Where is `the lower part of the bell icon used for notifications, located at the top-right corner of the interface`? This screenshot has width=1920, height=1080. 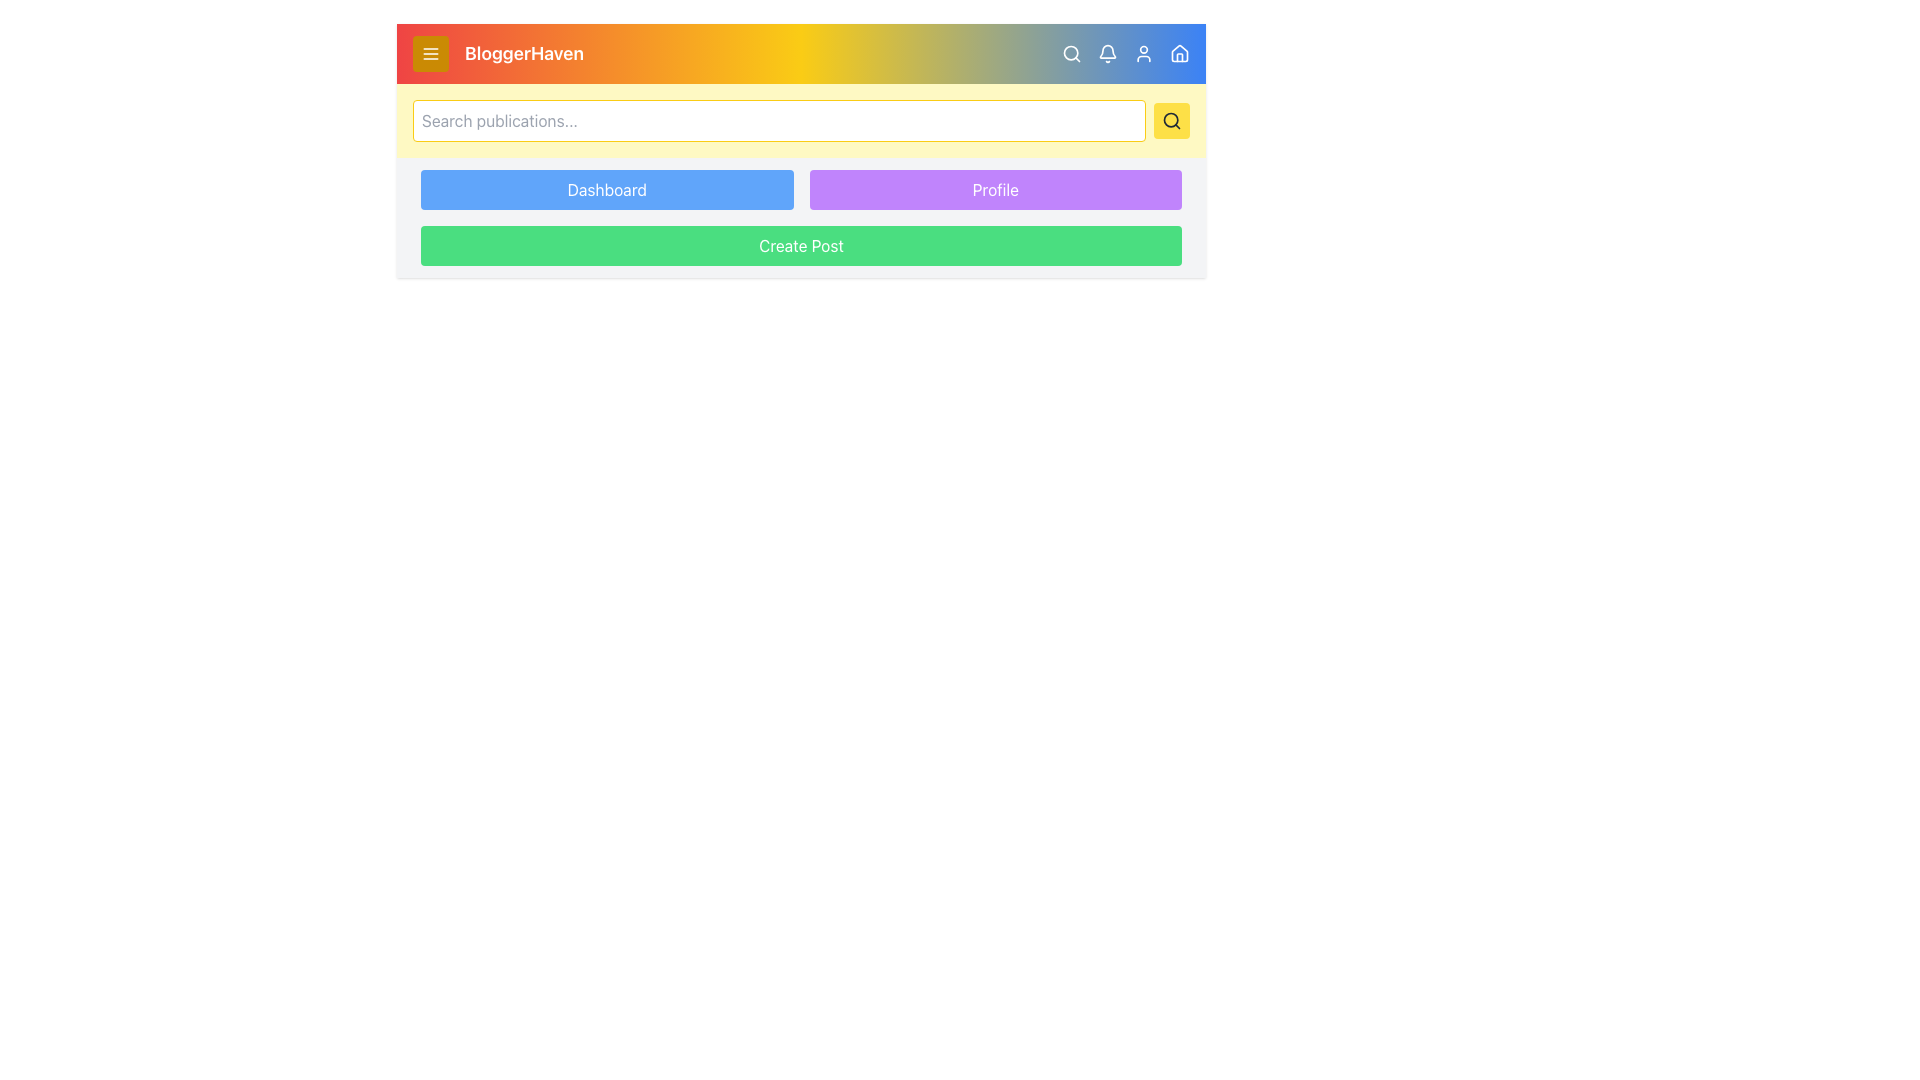
the lower part of the bell icon used for notifications, located at the top-right corner of the interface is located at coordinates (1107, 50).